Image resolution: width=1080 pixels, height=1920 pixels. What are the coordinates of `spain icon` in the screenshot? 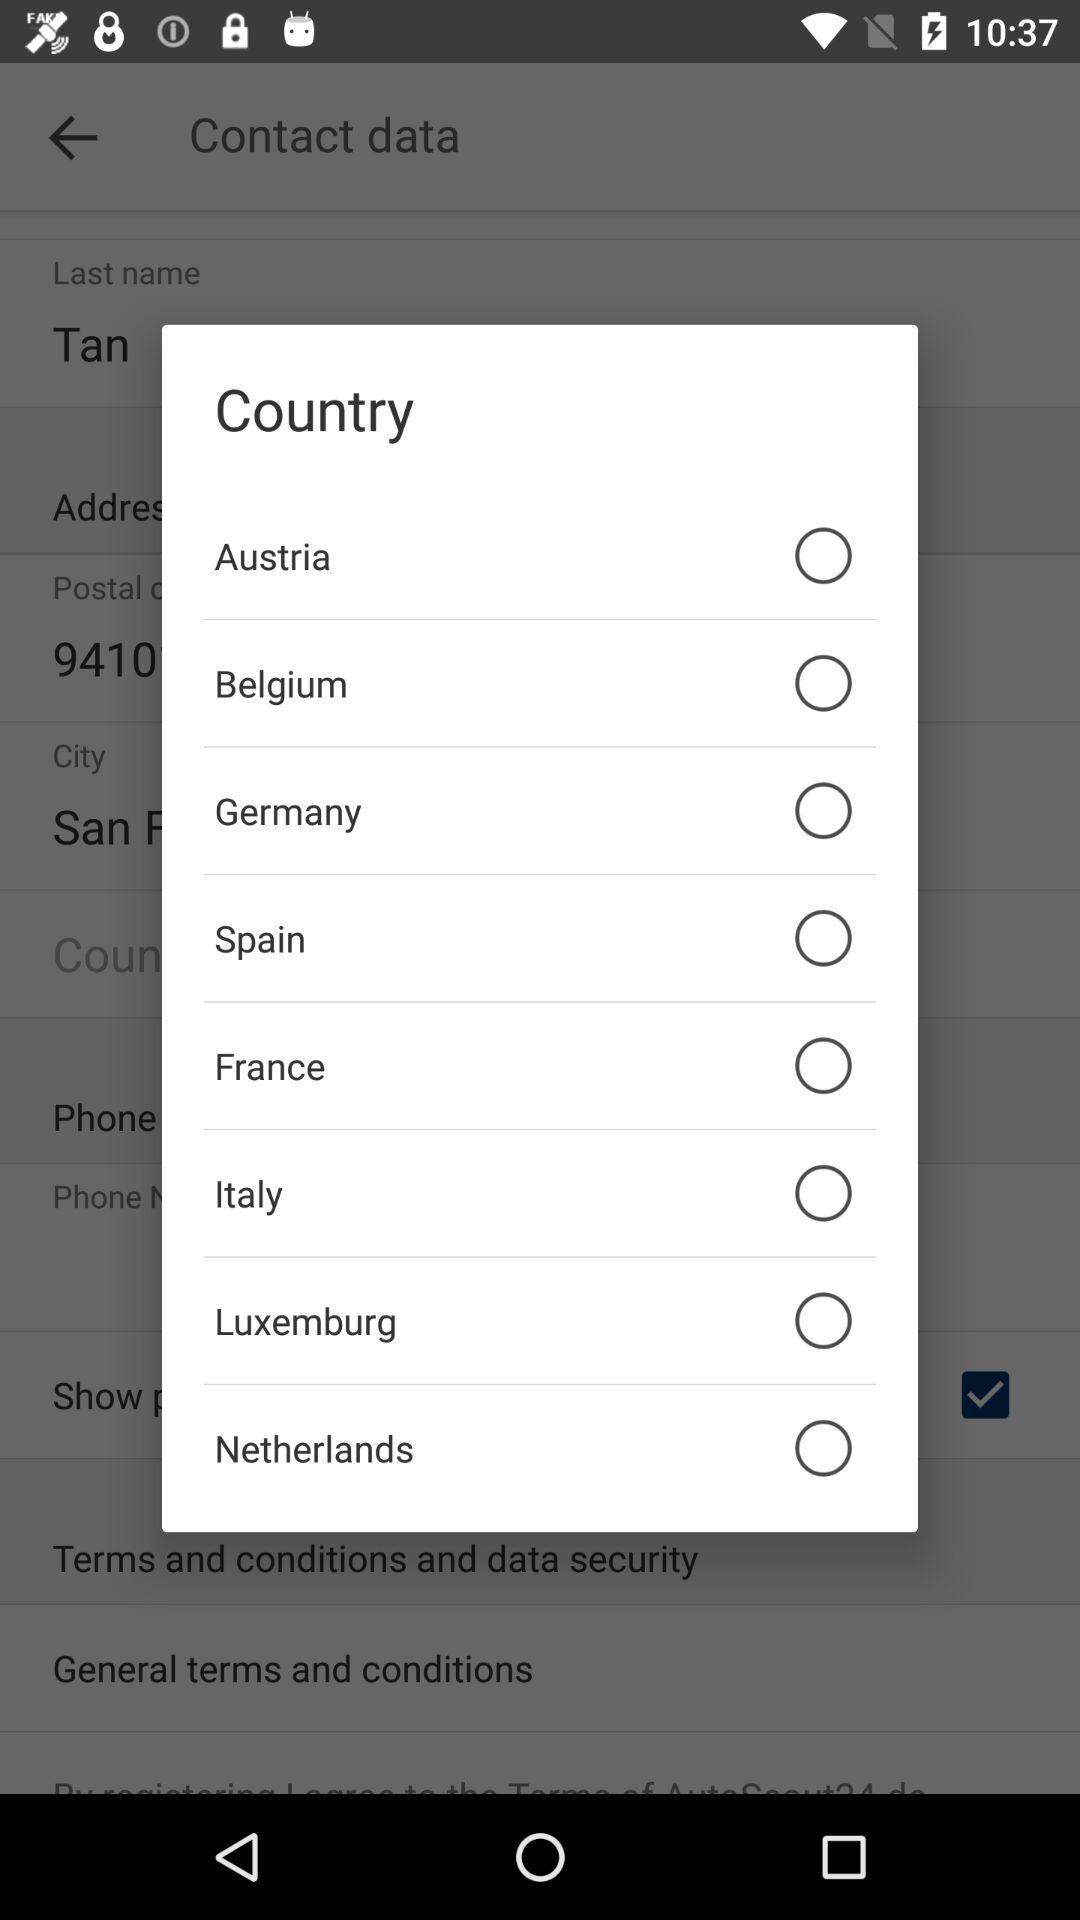 It's located at (540, 937).